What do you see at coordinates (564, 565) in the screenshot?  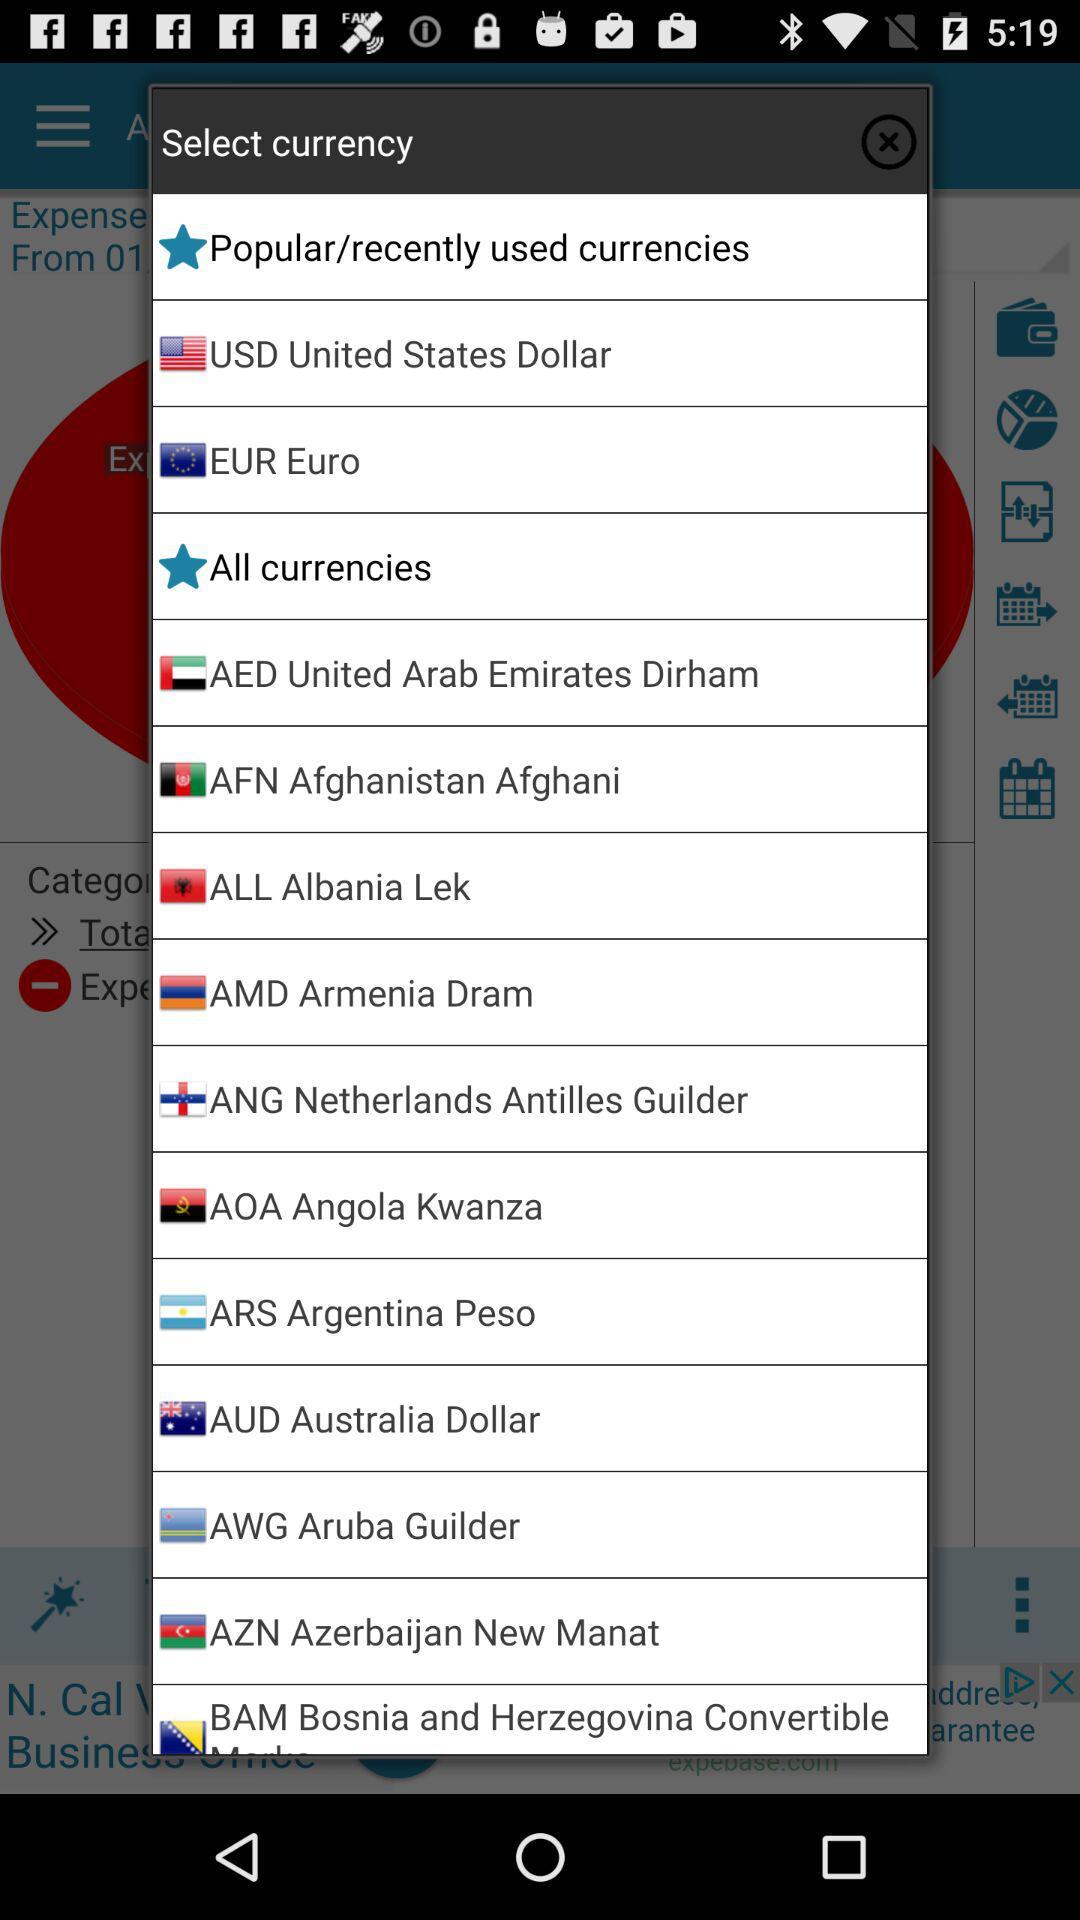 I see `the all currencies icon` at bounding box center [564, 565].